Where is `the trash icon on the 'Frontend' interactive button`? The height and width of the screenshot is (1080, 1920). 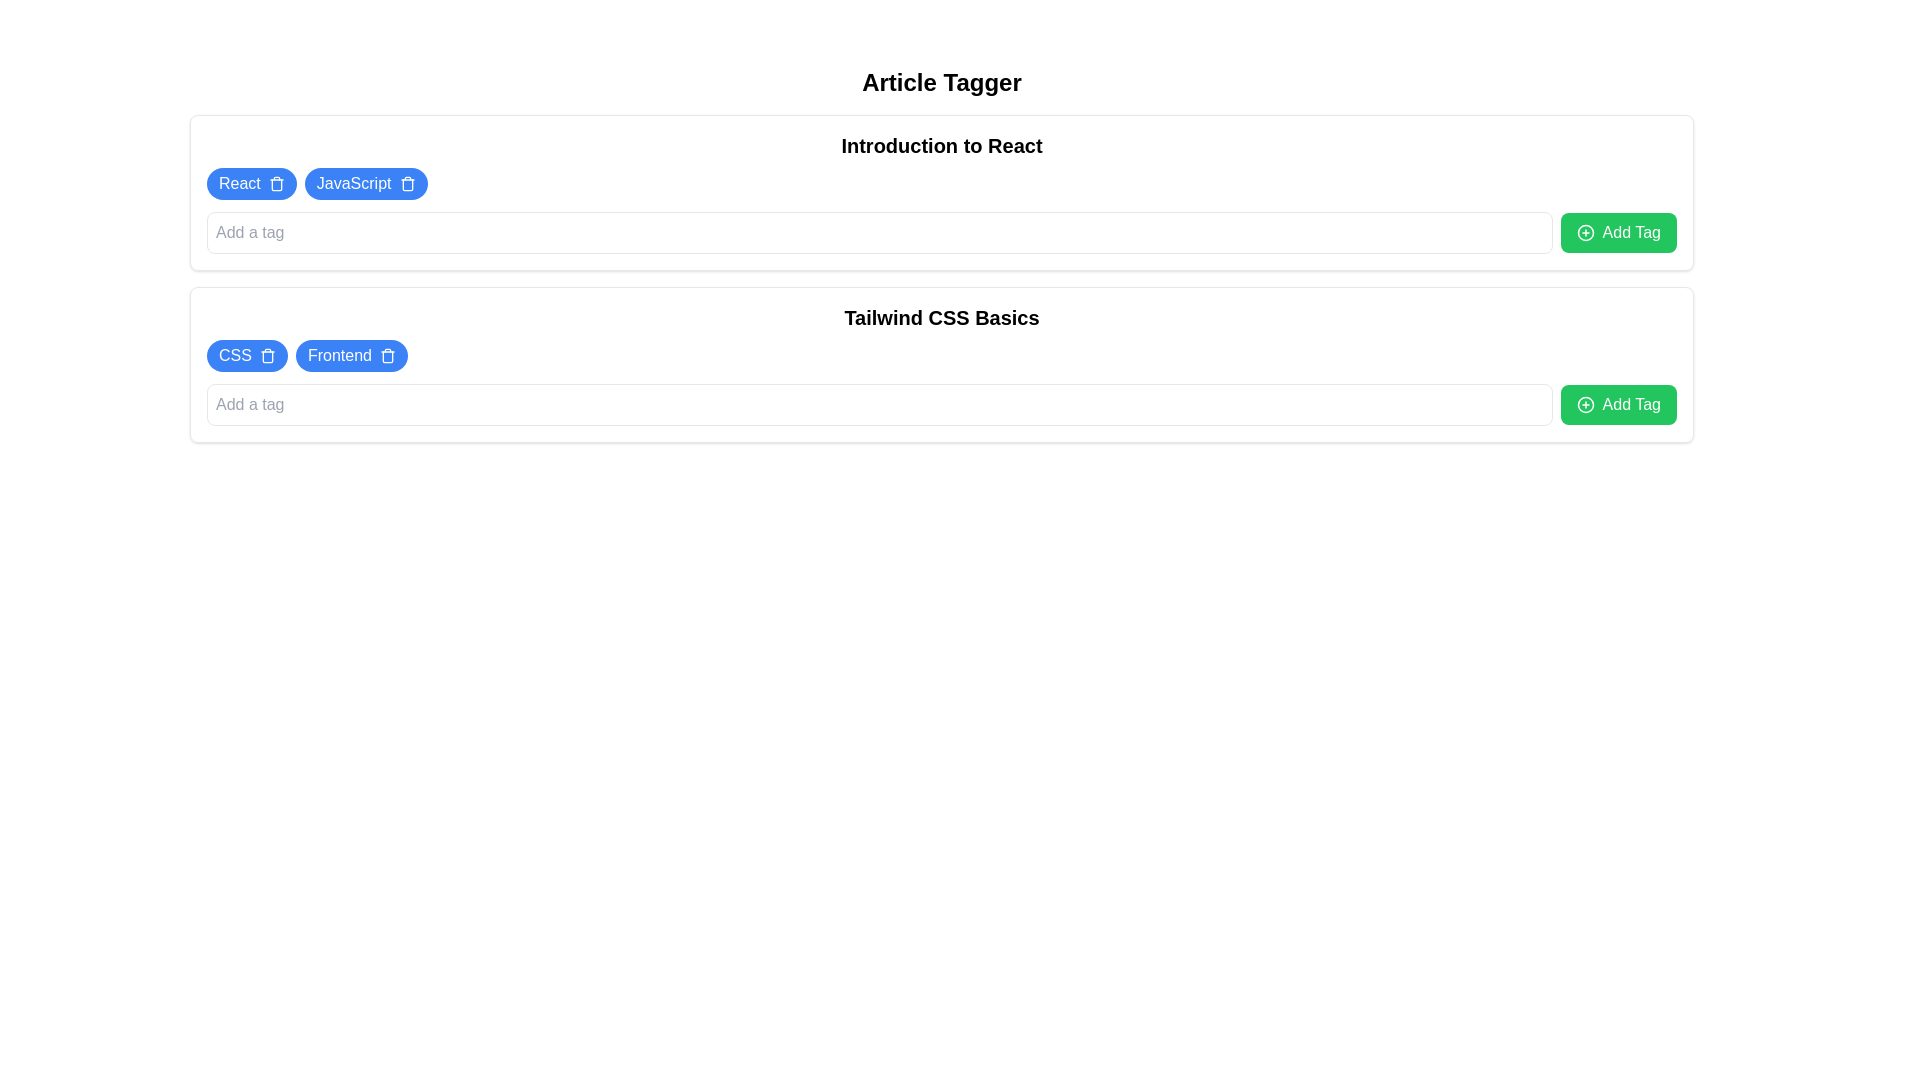 the trash icon on the 'Frontend' interactive button is located at coordinates (351, 354).